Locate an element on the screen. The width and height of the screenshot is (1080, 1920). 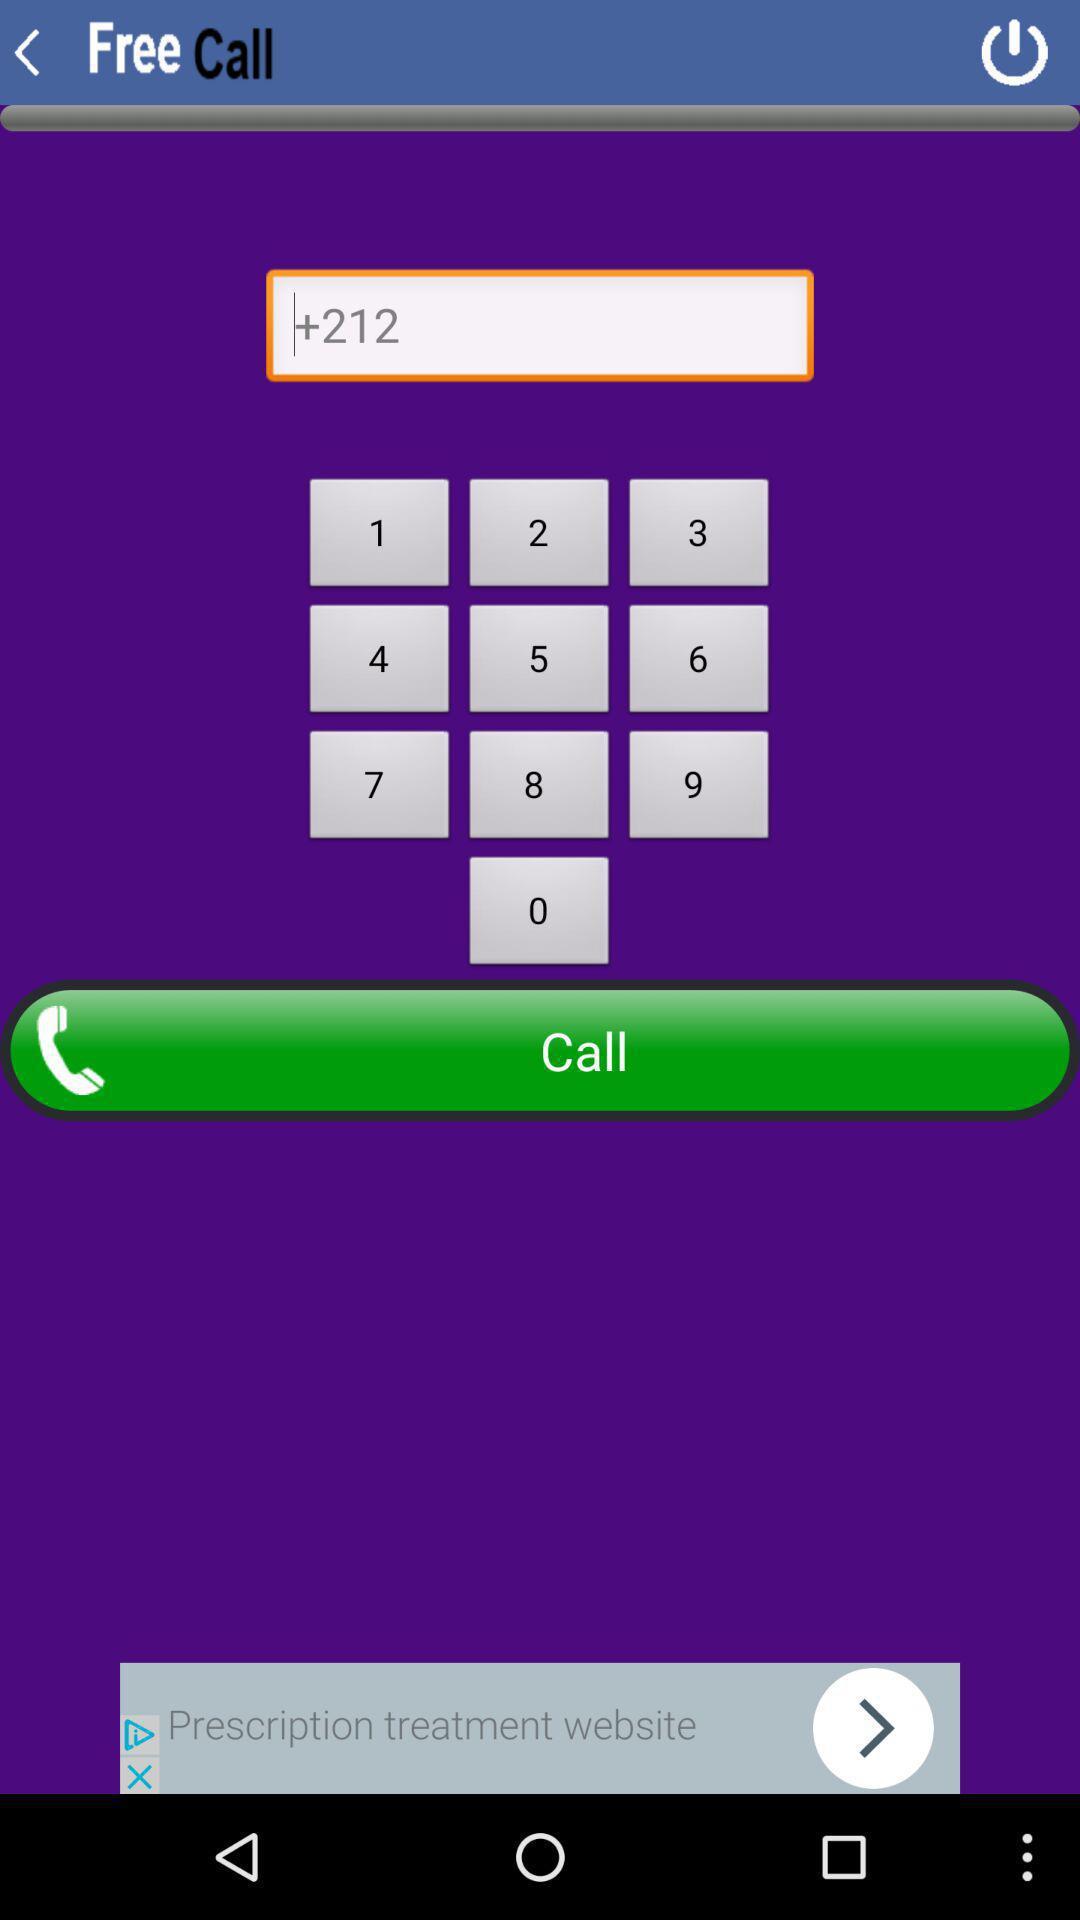
turn off is located at coordinates (1014, 52).